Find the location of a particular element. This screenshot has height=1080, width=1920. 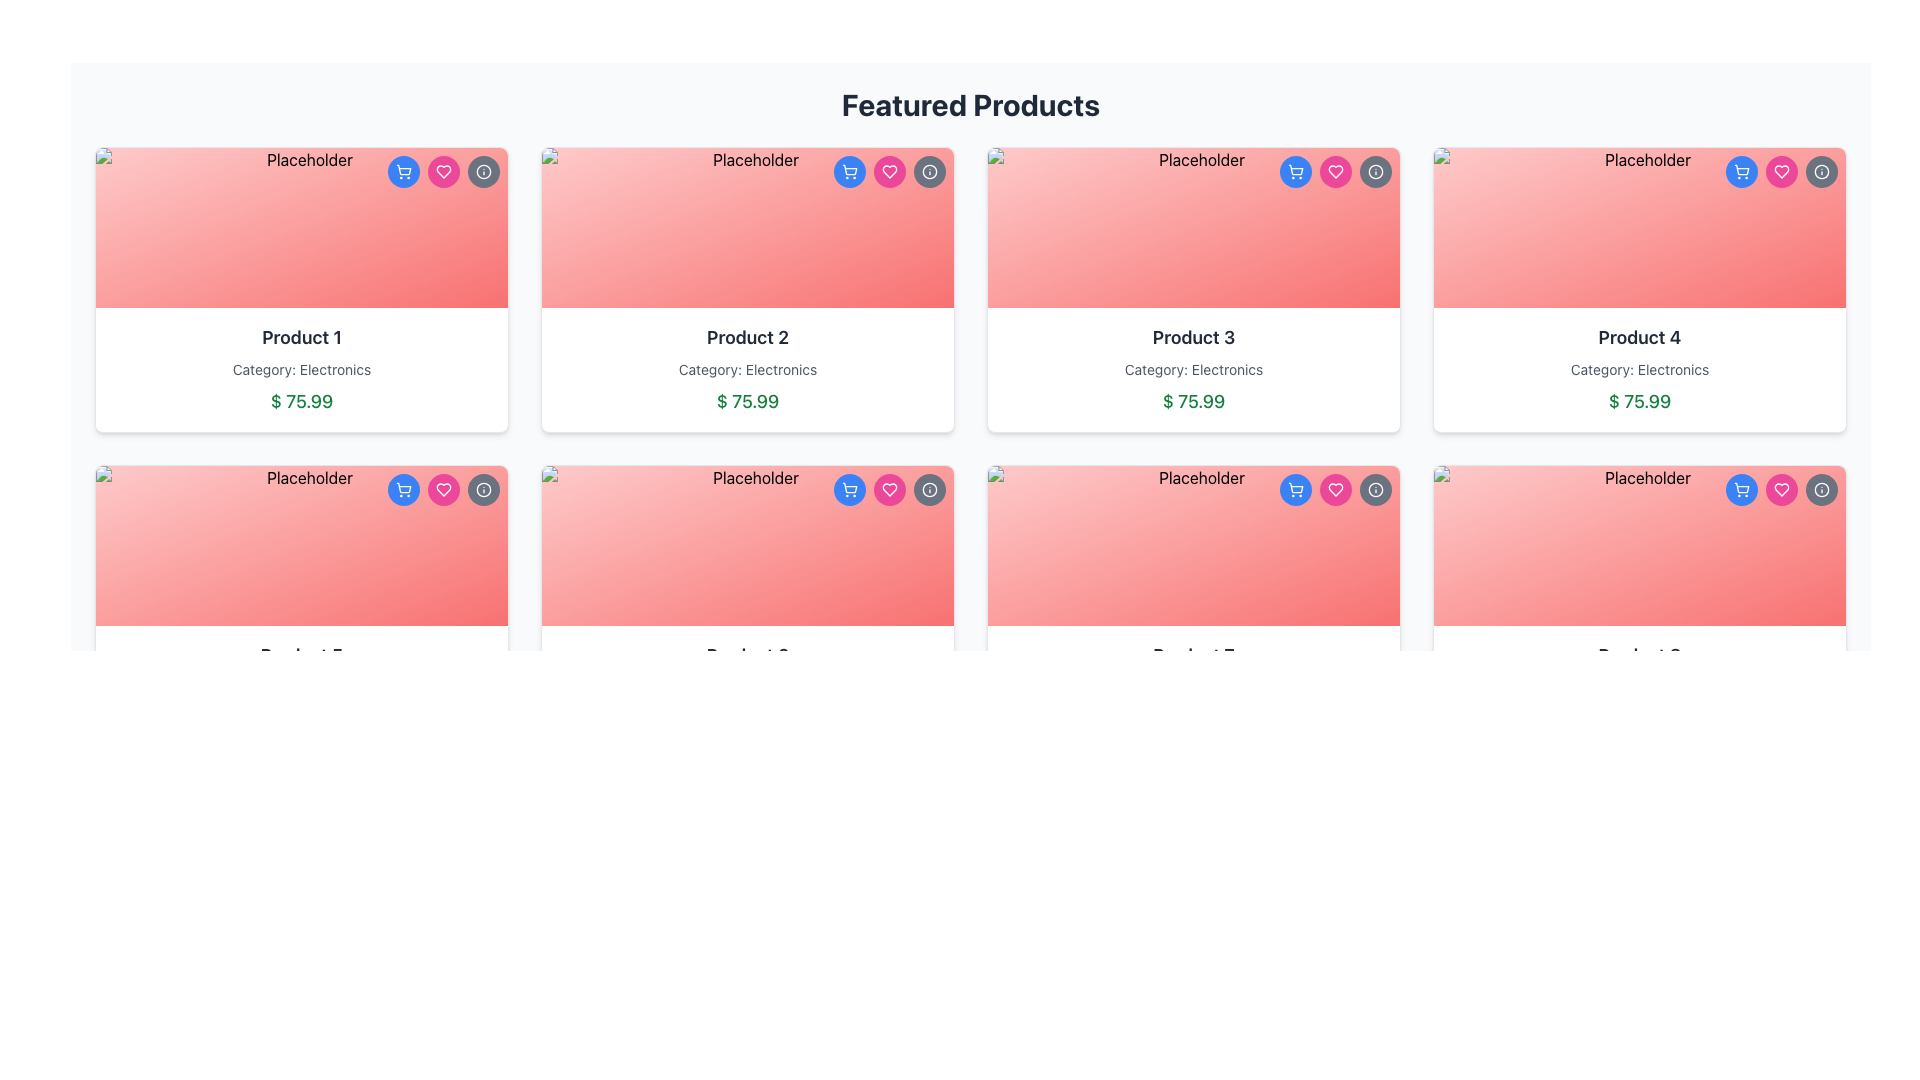

the circular pink button with a white heart icon located in the top-right corner of the product card to favorite the product is located at coordinates (1335, 489).